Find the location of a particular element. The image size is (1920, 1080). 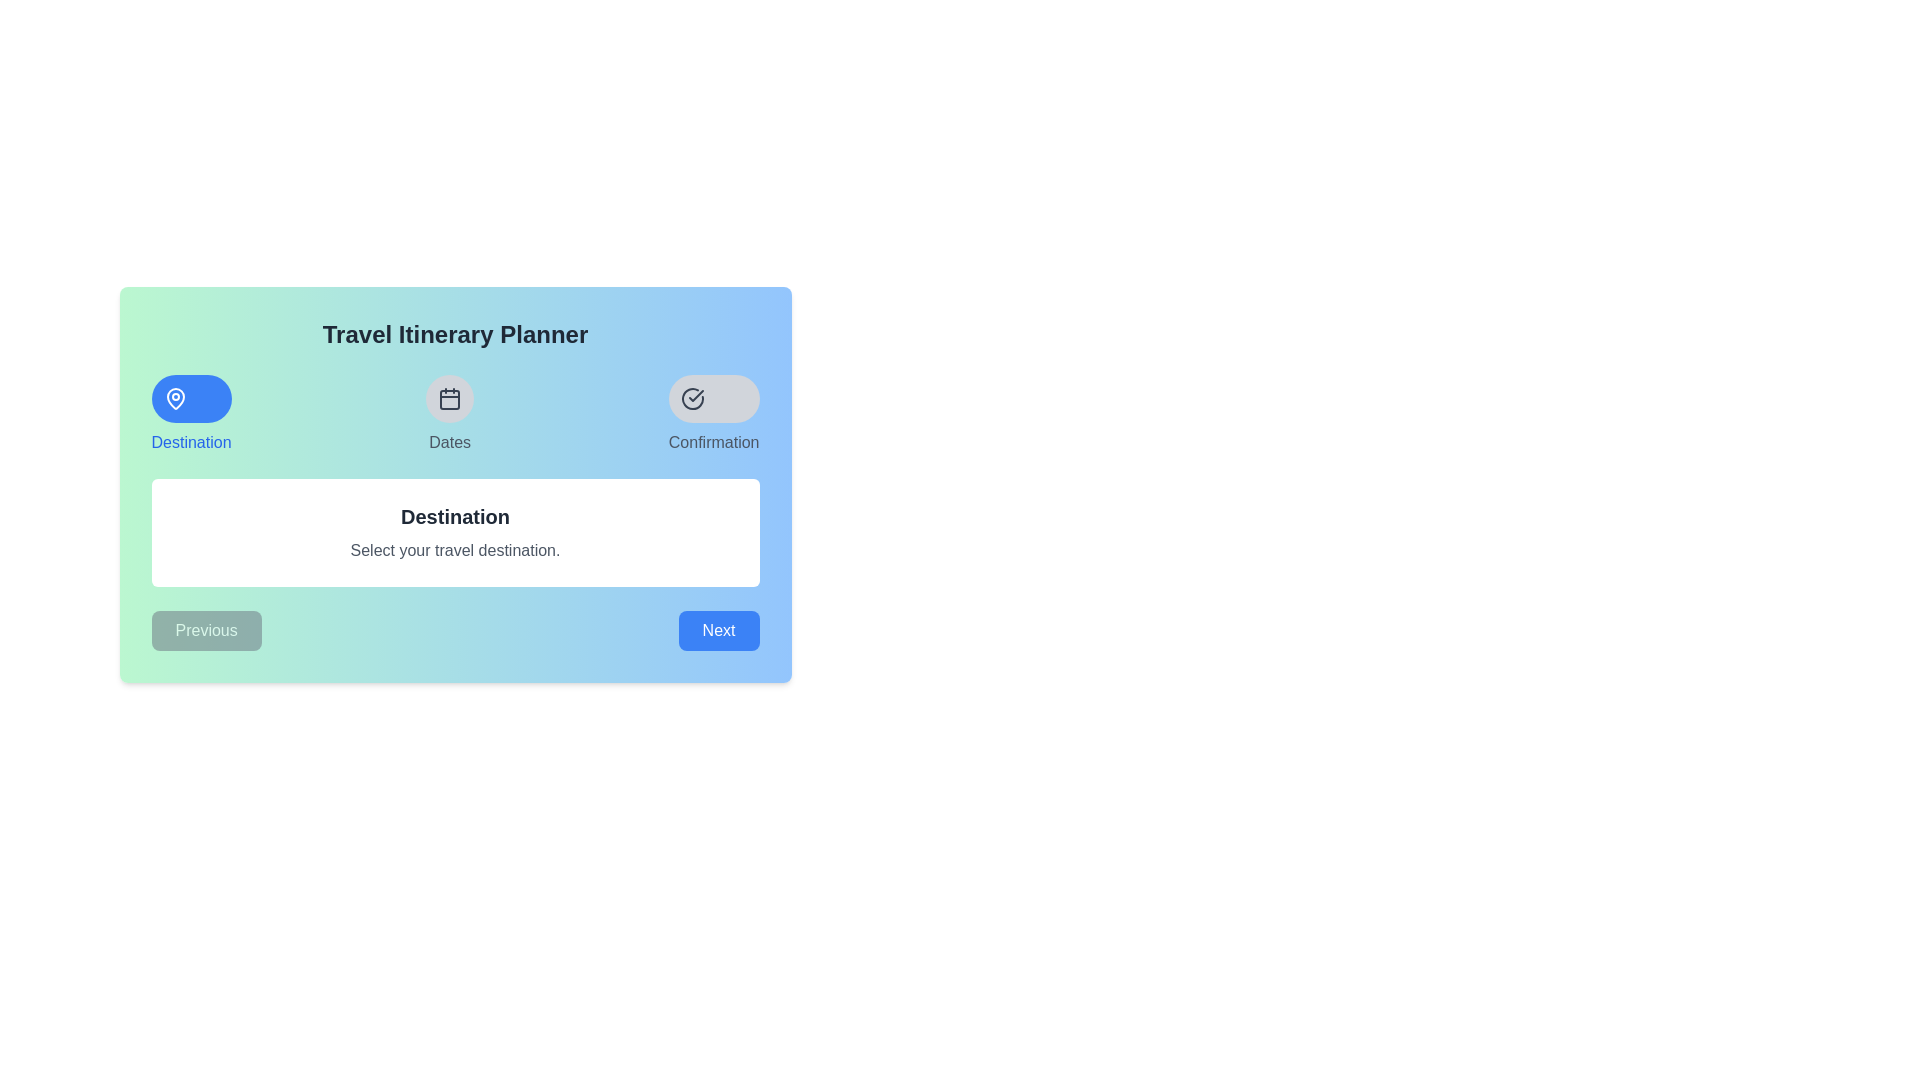

the circular icon with a checkmark labeled 'Confirmation' located in the third position of the top row of the blue-gradient card interface is located at coordinates (714, 414).